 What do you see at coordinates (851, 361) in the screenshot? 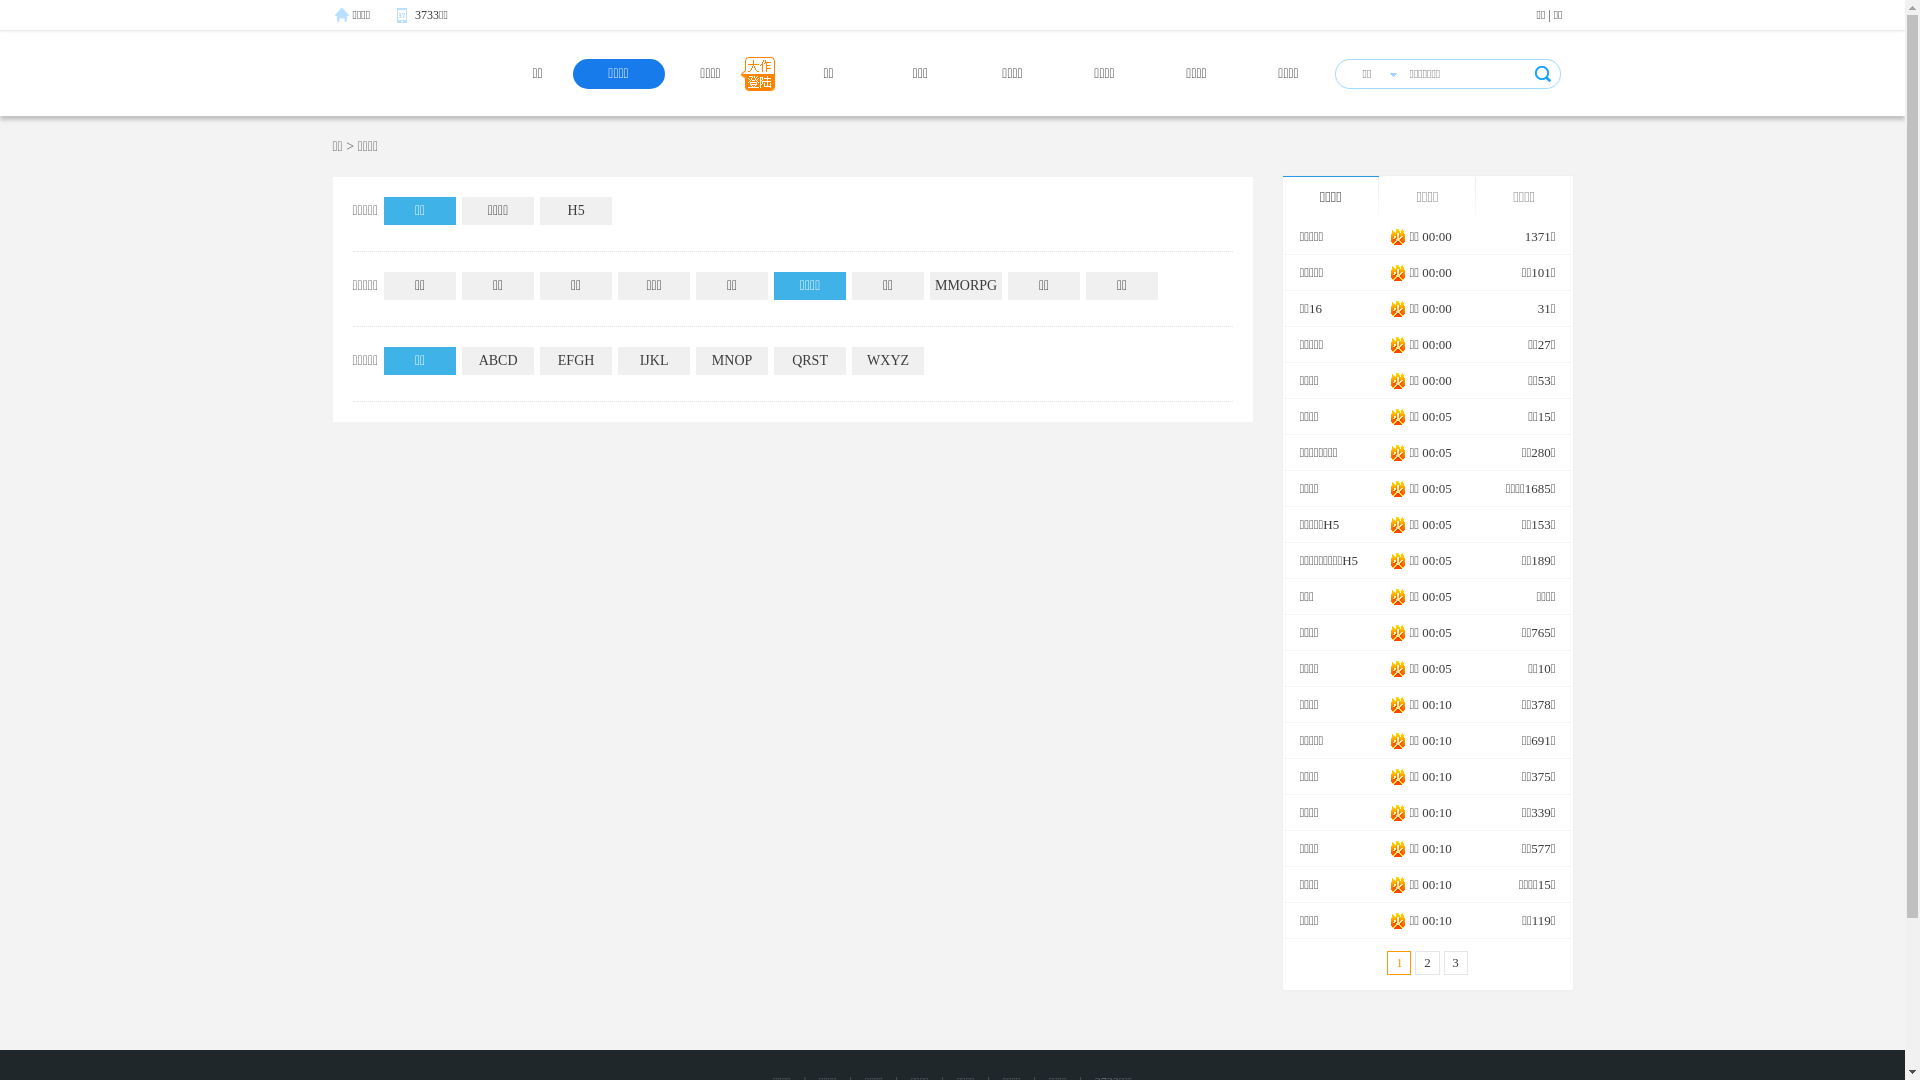
I see `'WXYZ'` at bounding box center [851, 361].